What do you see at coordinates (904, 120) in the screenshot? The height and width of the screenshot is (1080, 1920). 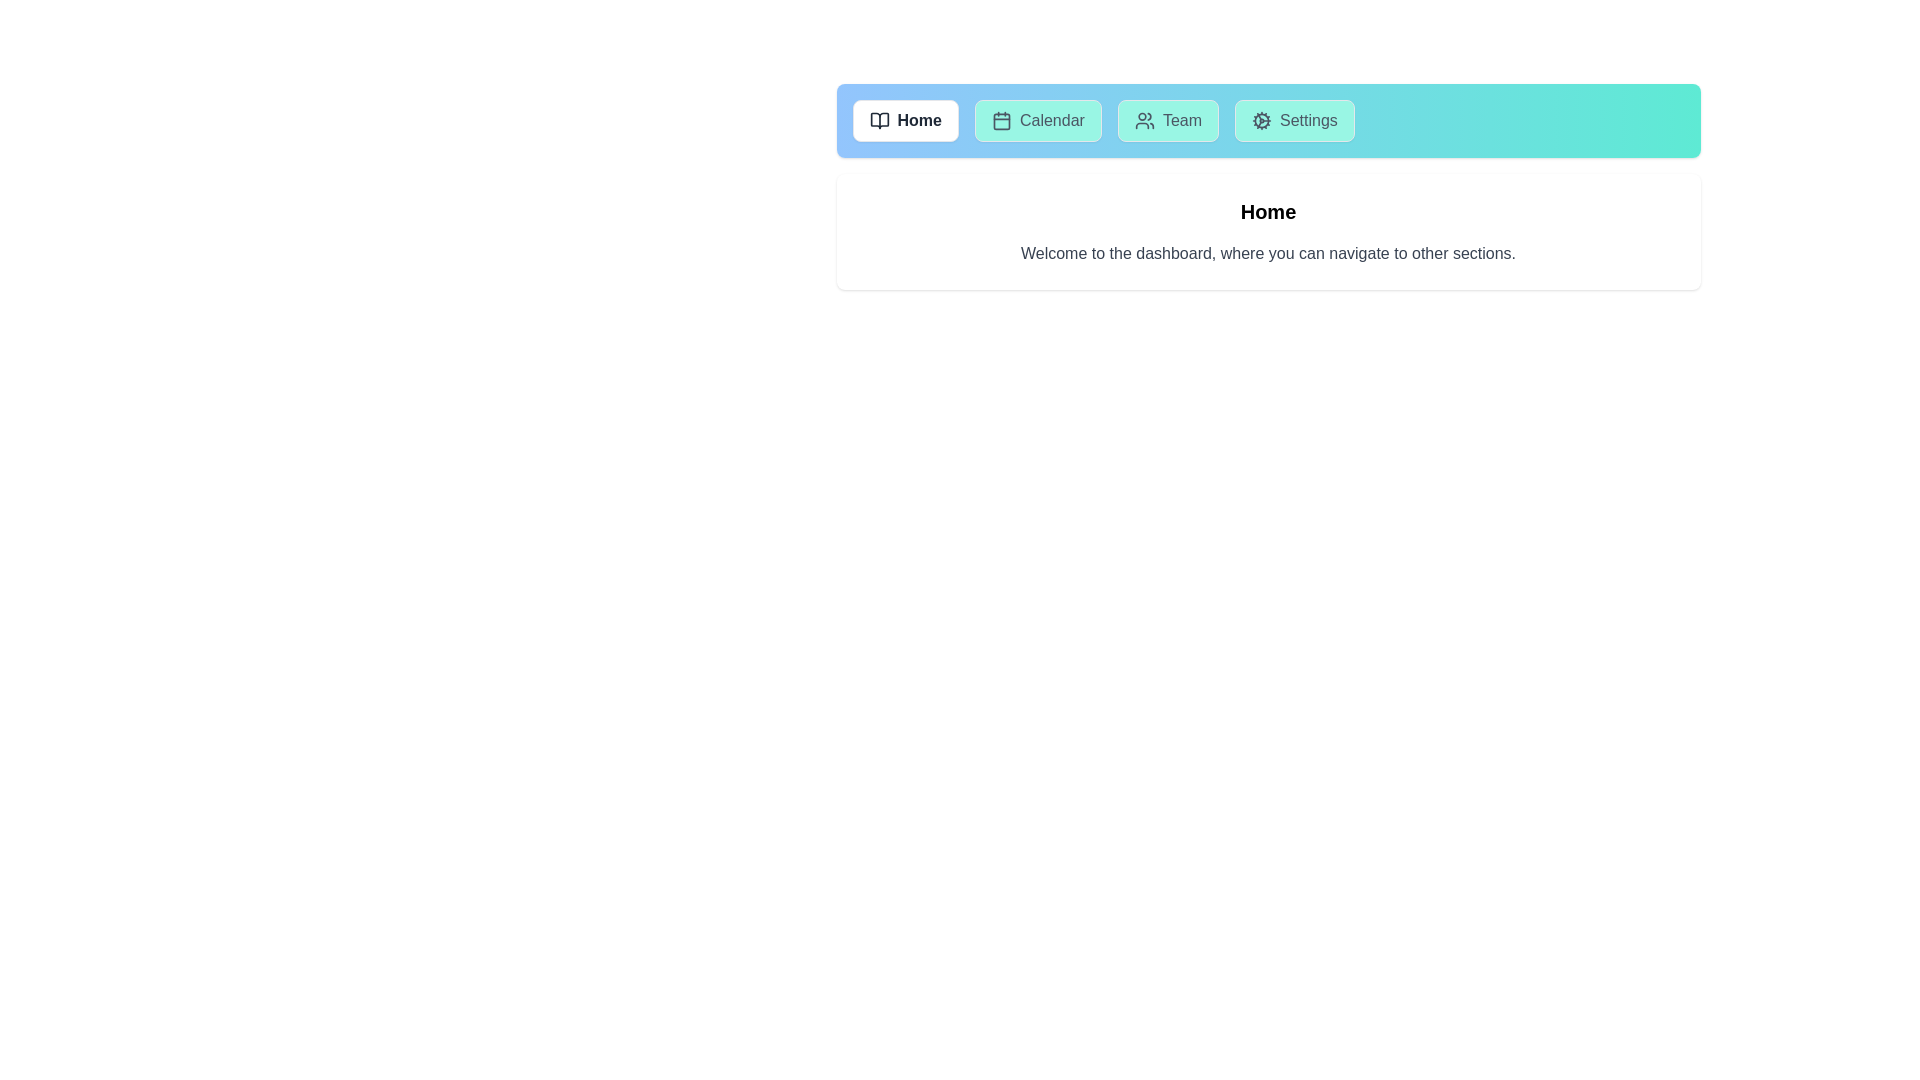 I see `the tab labeled Home` at bounding box center [904, 120].